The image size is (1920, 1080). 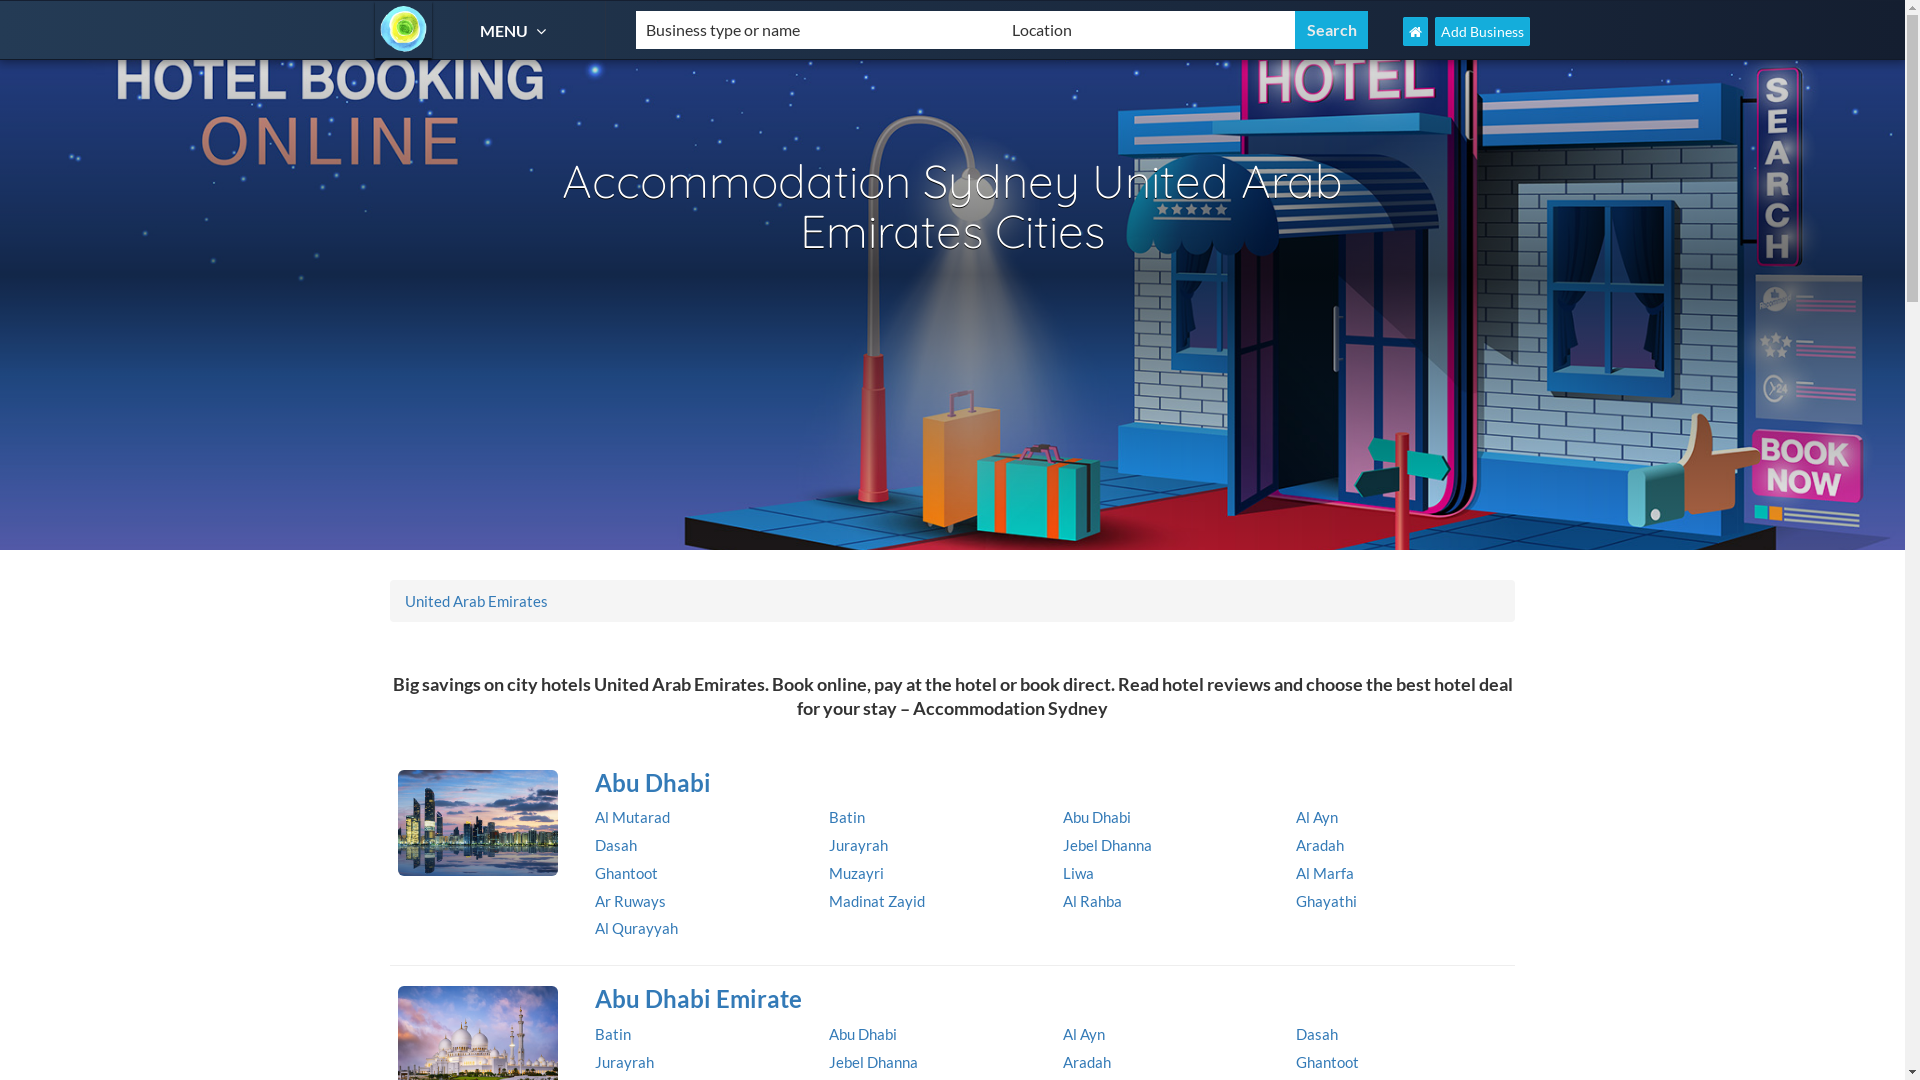 What do you see at coordinates (858, 844) in the screenshot?
I see `'Jurayrah'` at bounding box center [858, 844].